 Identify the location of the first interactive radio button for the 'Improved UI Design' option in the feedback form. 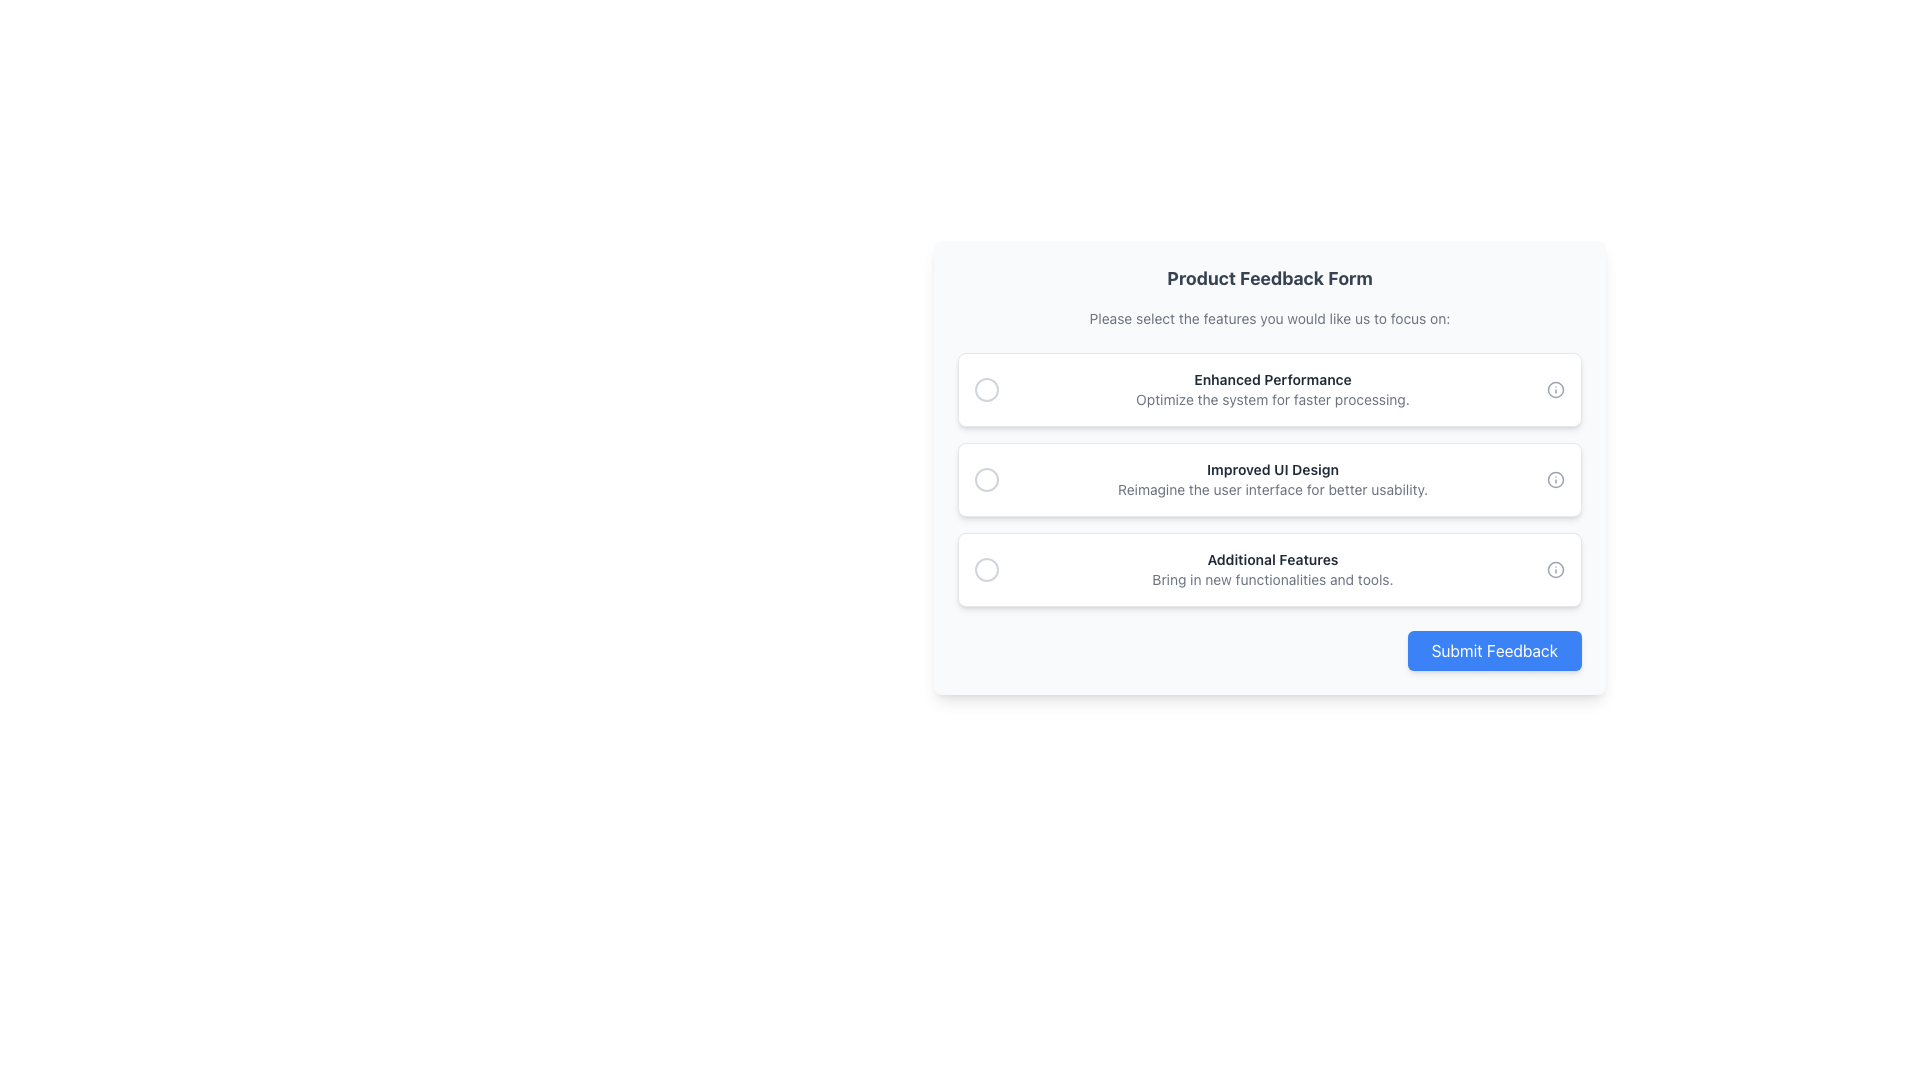
(987, 479).